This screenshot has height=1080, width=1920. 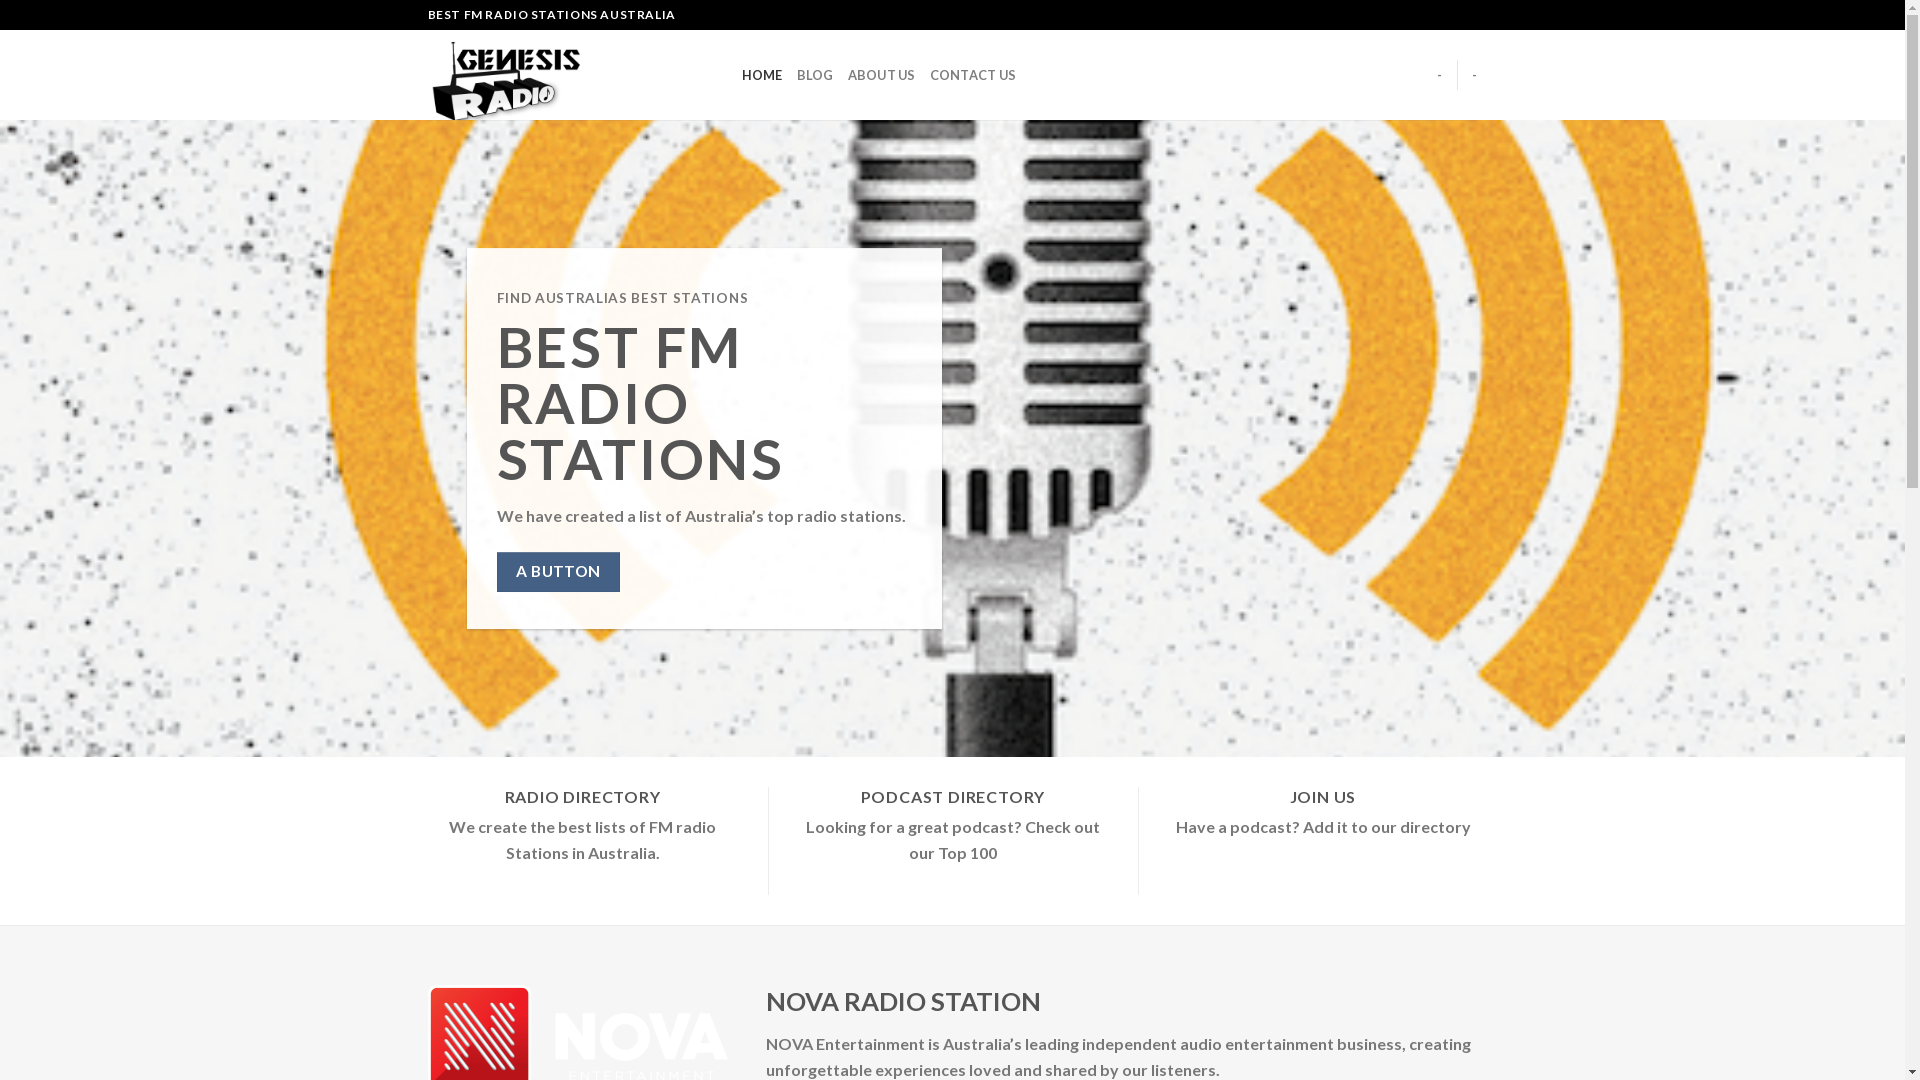 What do you see at coordinates (795, 73) in the screenshot?
I see `'BLOG'` at bounding box center [795, 73].